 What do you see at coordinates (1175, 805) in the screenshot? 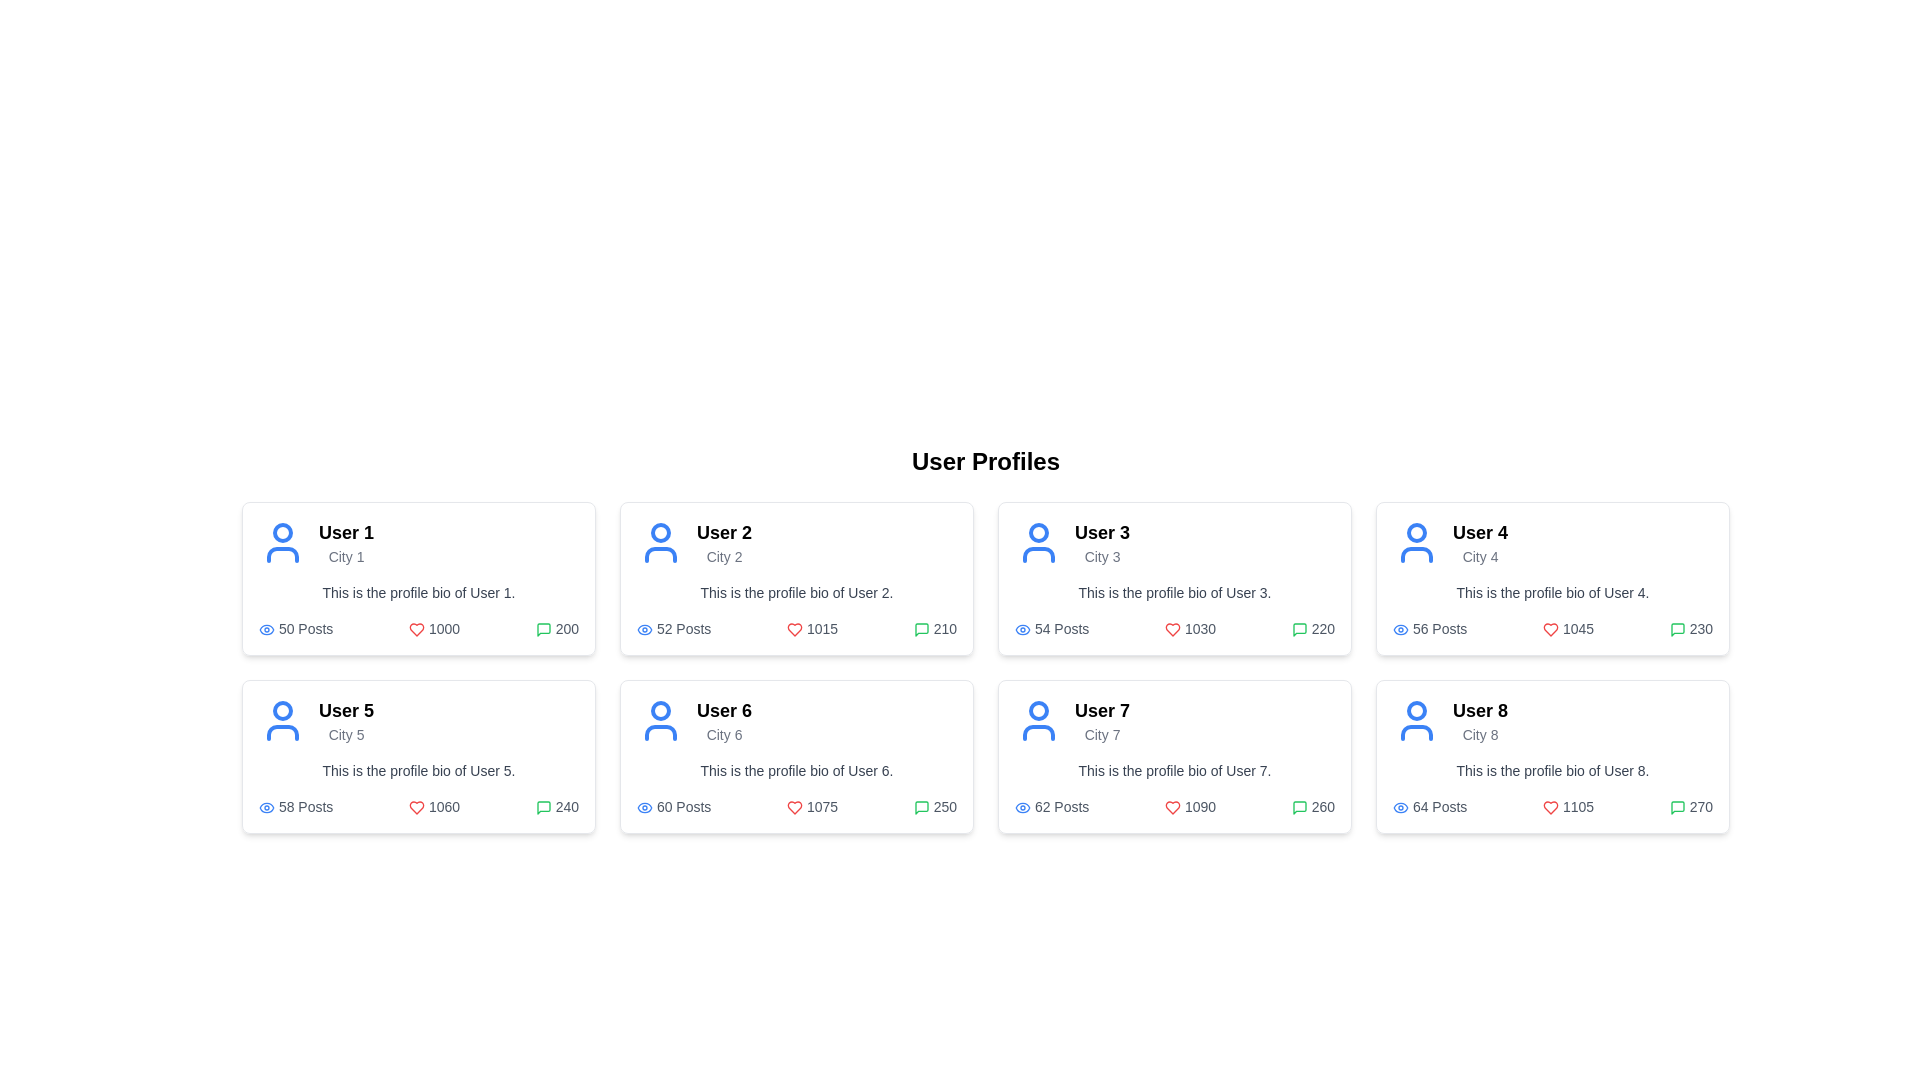
I see `the Information display row (text with icons) located at the bottom of the card for 'User 7', positioned below the user's bio text, in the second row of cards, third from the left` at bounding box center [1175, 805].